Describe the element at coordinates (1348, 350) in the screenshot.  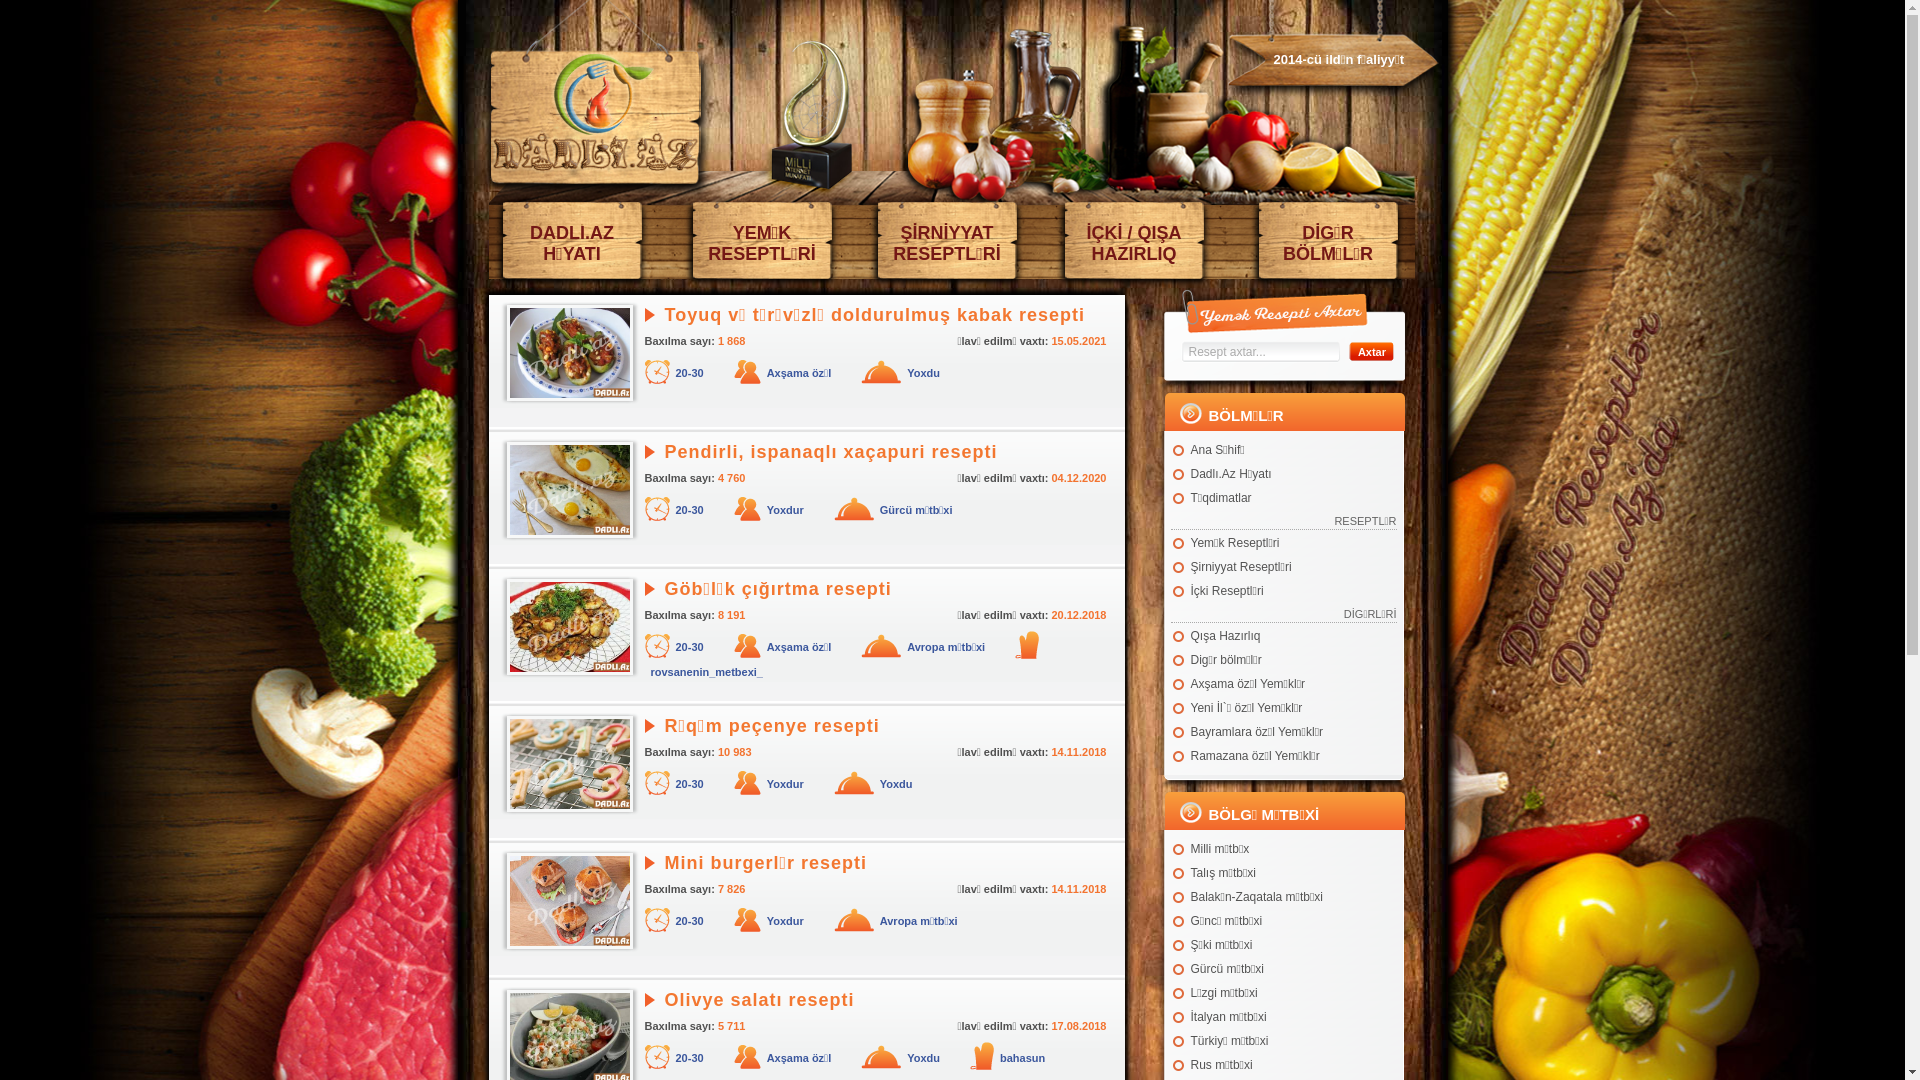
I see `'Axtar'` at that location.